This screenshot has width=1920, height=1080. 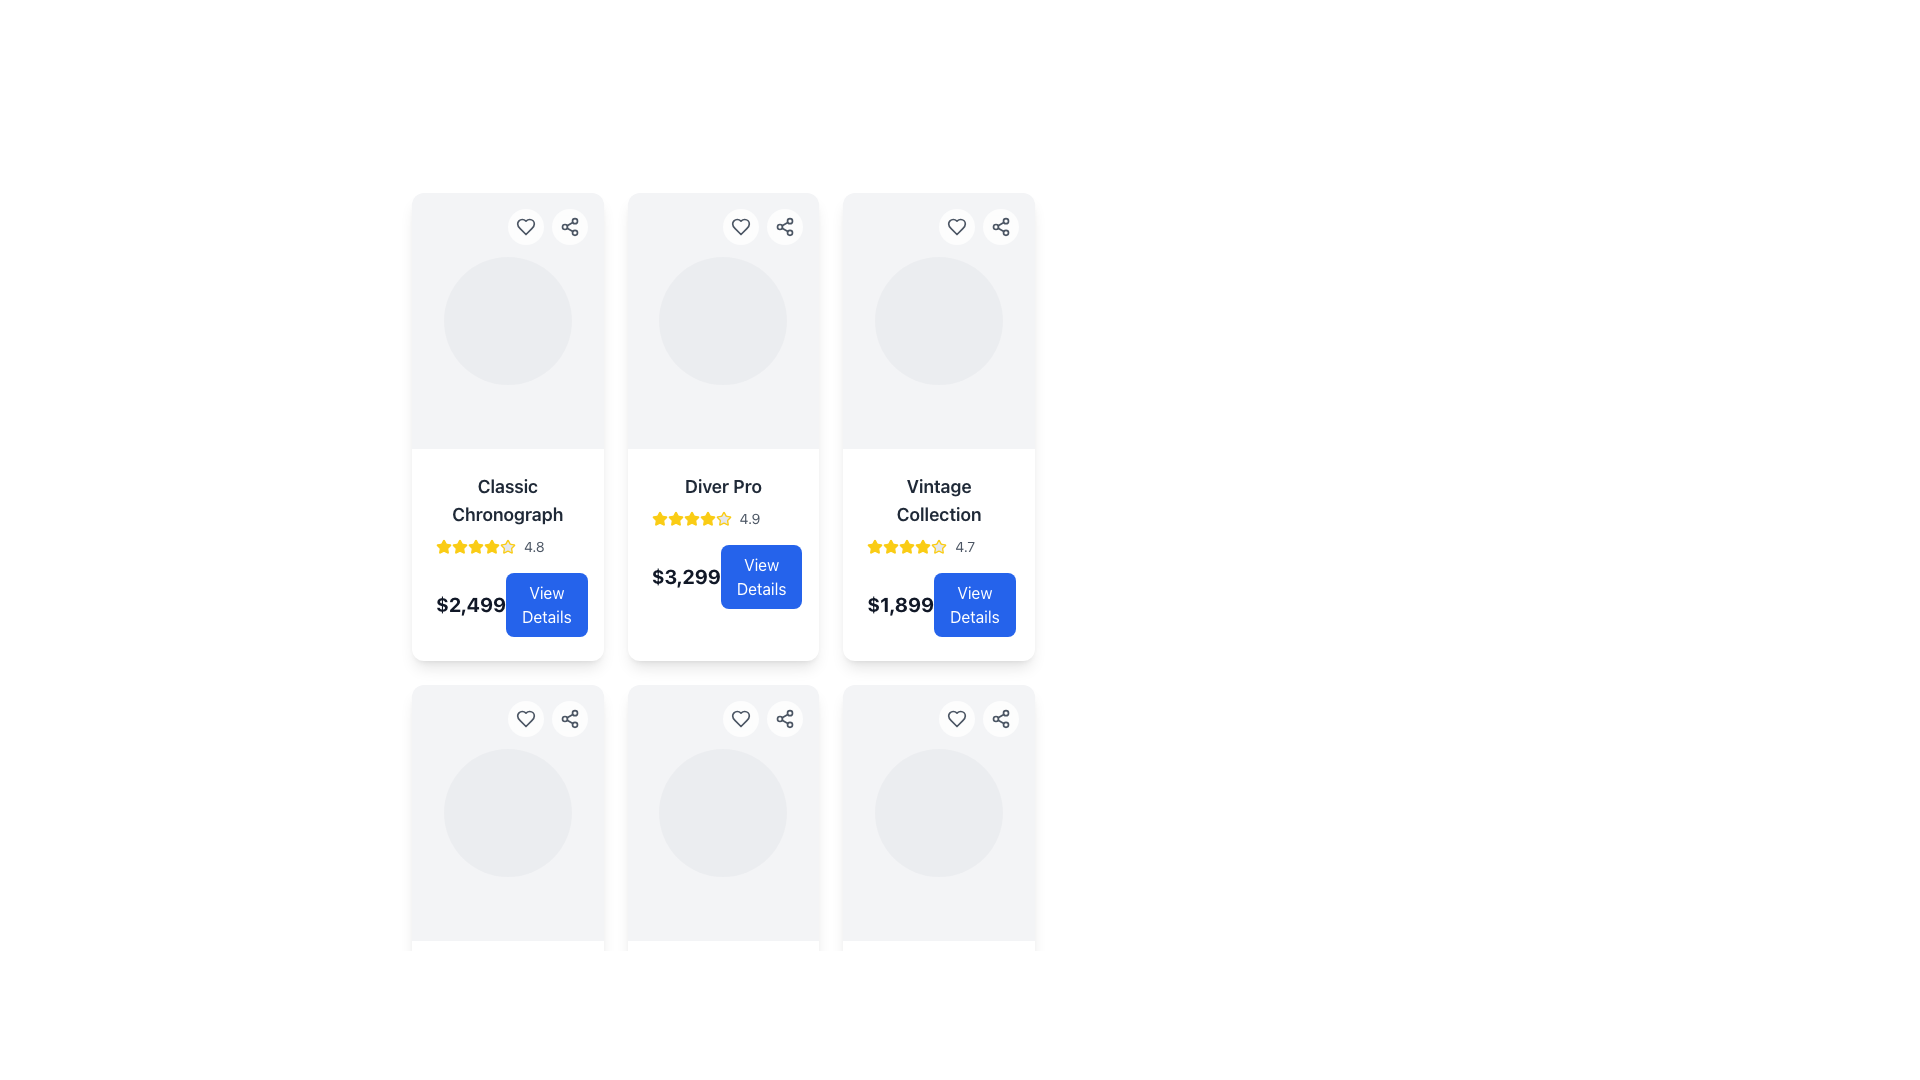 I want to click on the 5th star icon with a yellow outline and gray fill, which indicates the rating for 'Classic Chronograph' in the leftmost product card, so click(x=508, y=547).